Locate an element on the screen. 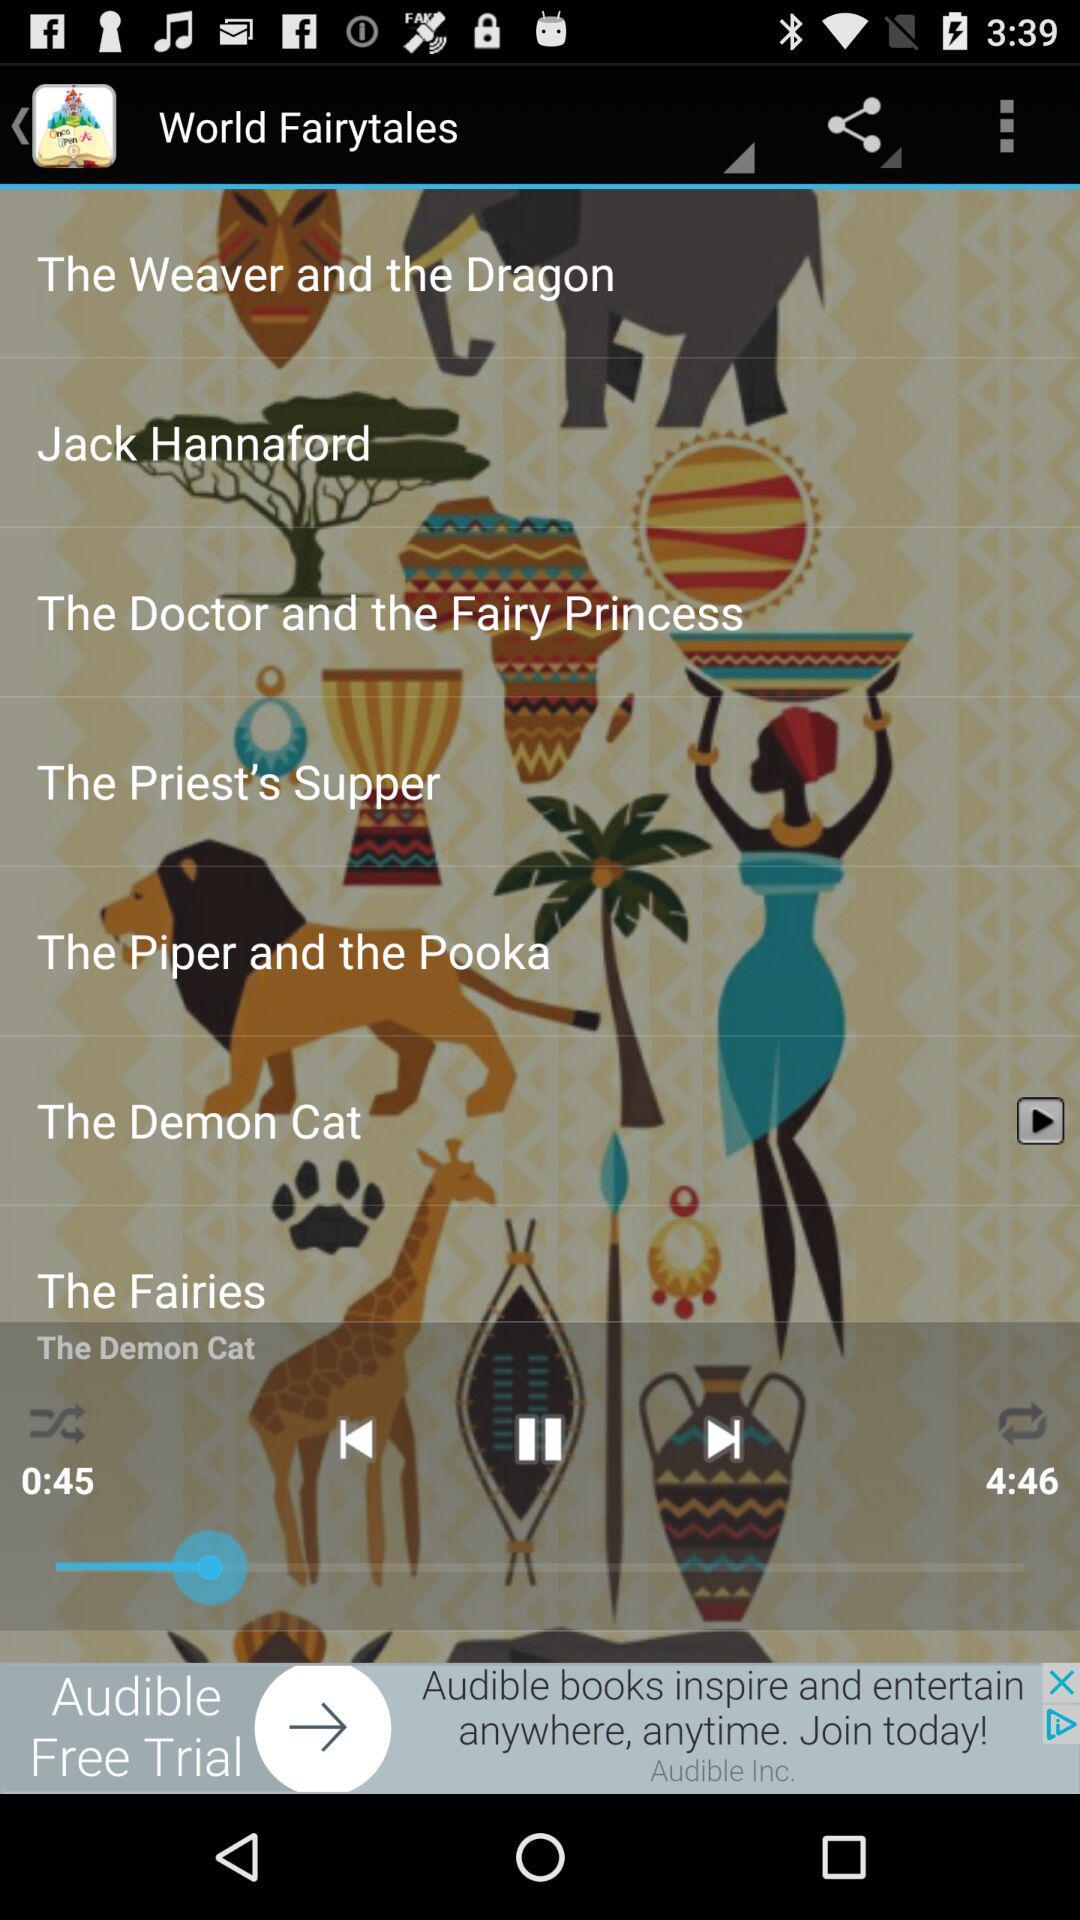  the pause icon is located at coordinates (538, 1538).